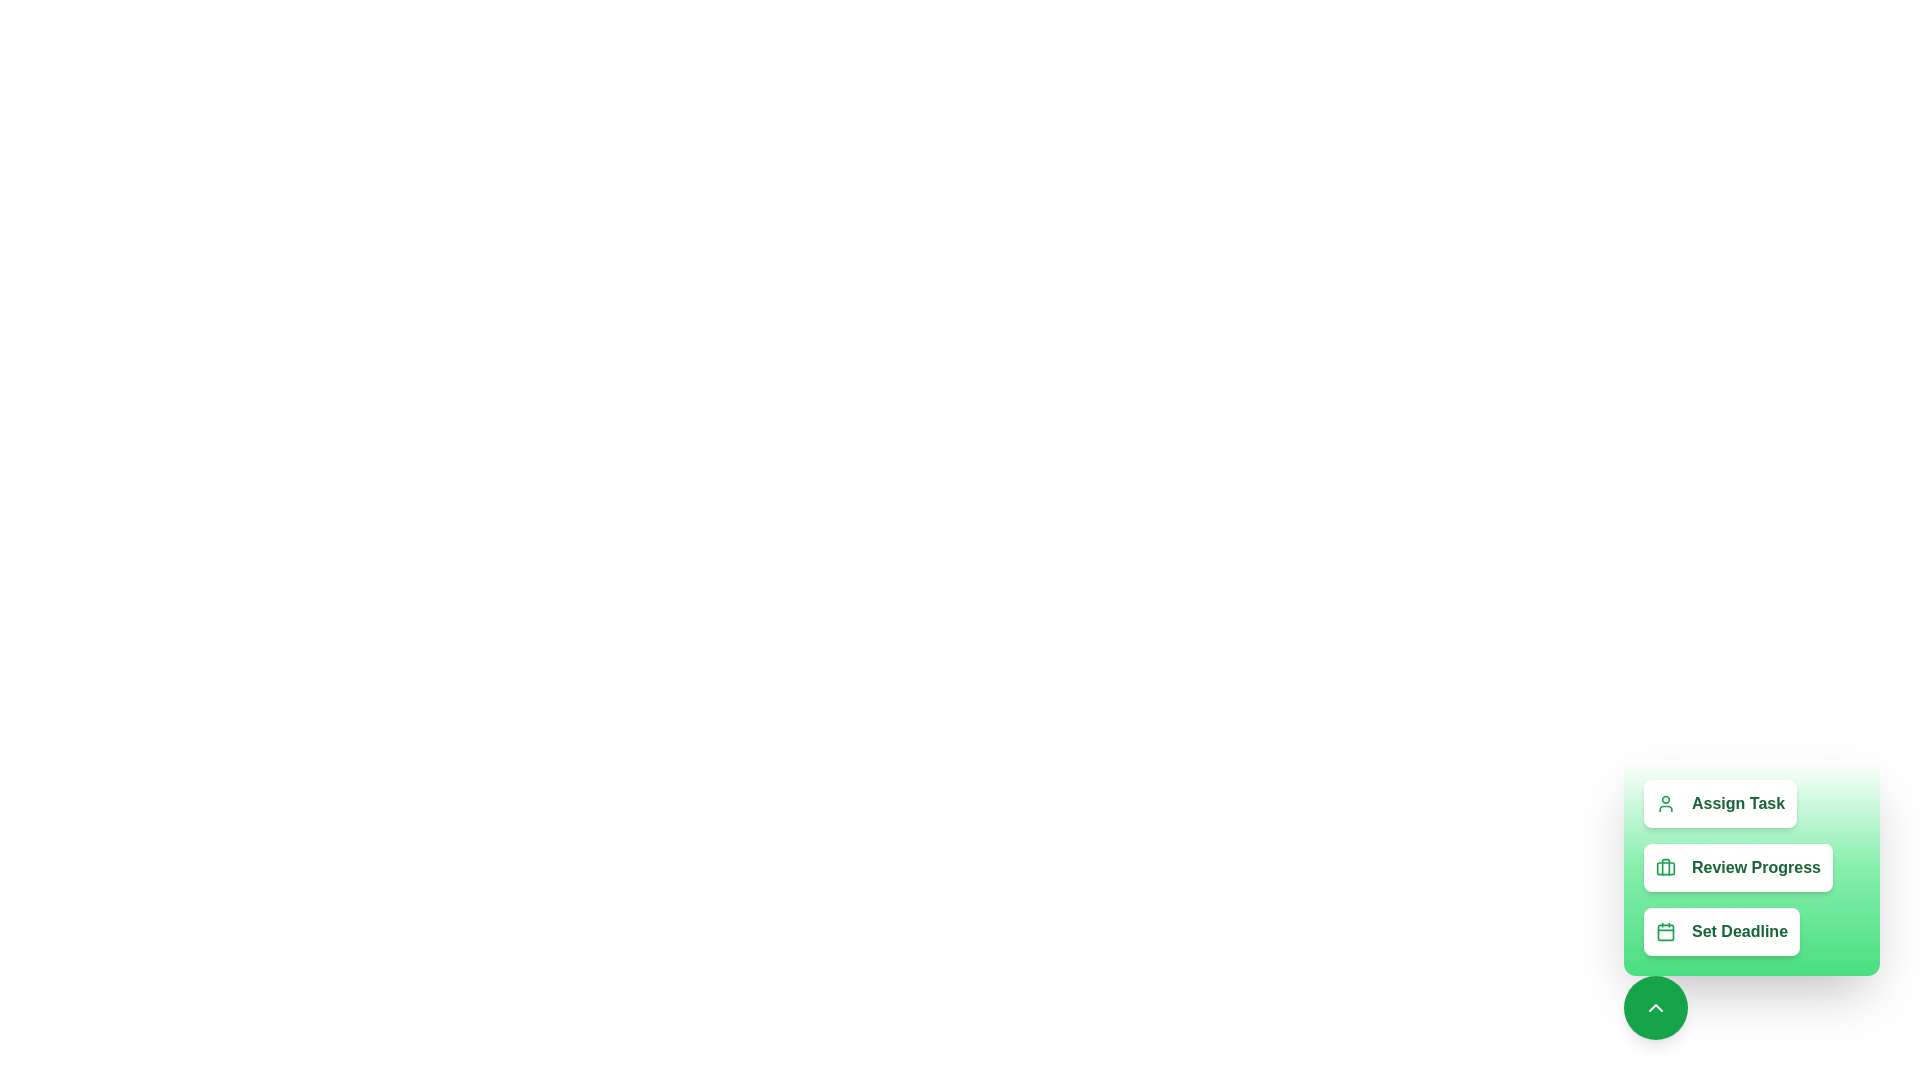 The width and height of the screenshot is (1920, 1080). I want to click on the button to execute the task action Set Deadline, so click(1721, 932).